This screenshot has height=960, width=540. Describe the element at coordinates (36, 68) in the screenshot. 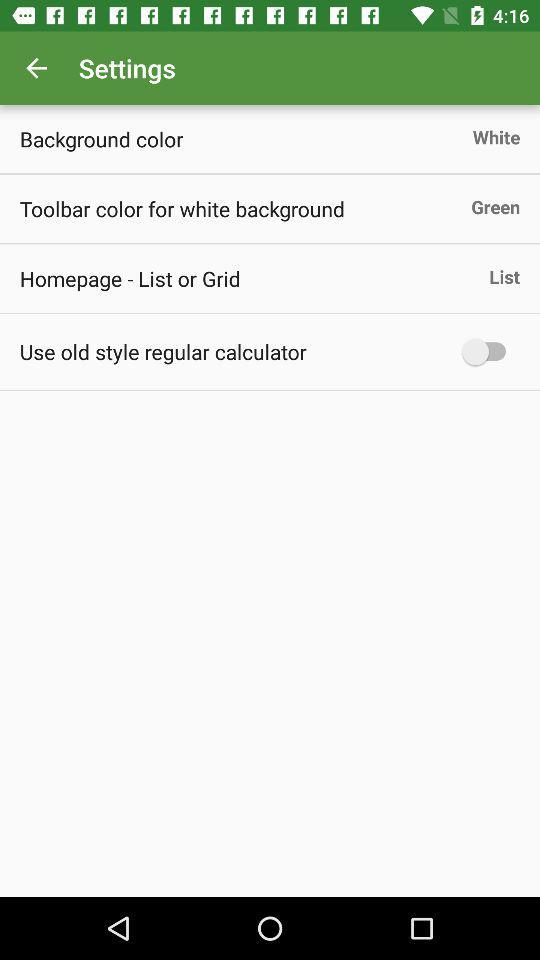

I see `icon above background color icon` at that location.